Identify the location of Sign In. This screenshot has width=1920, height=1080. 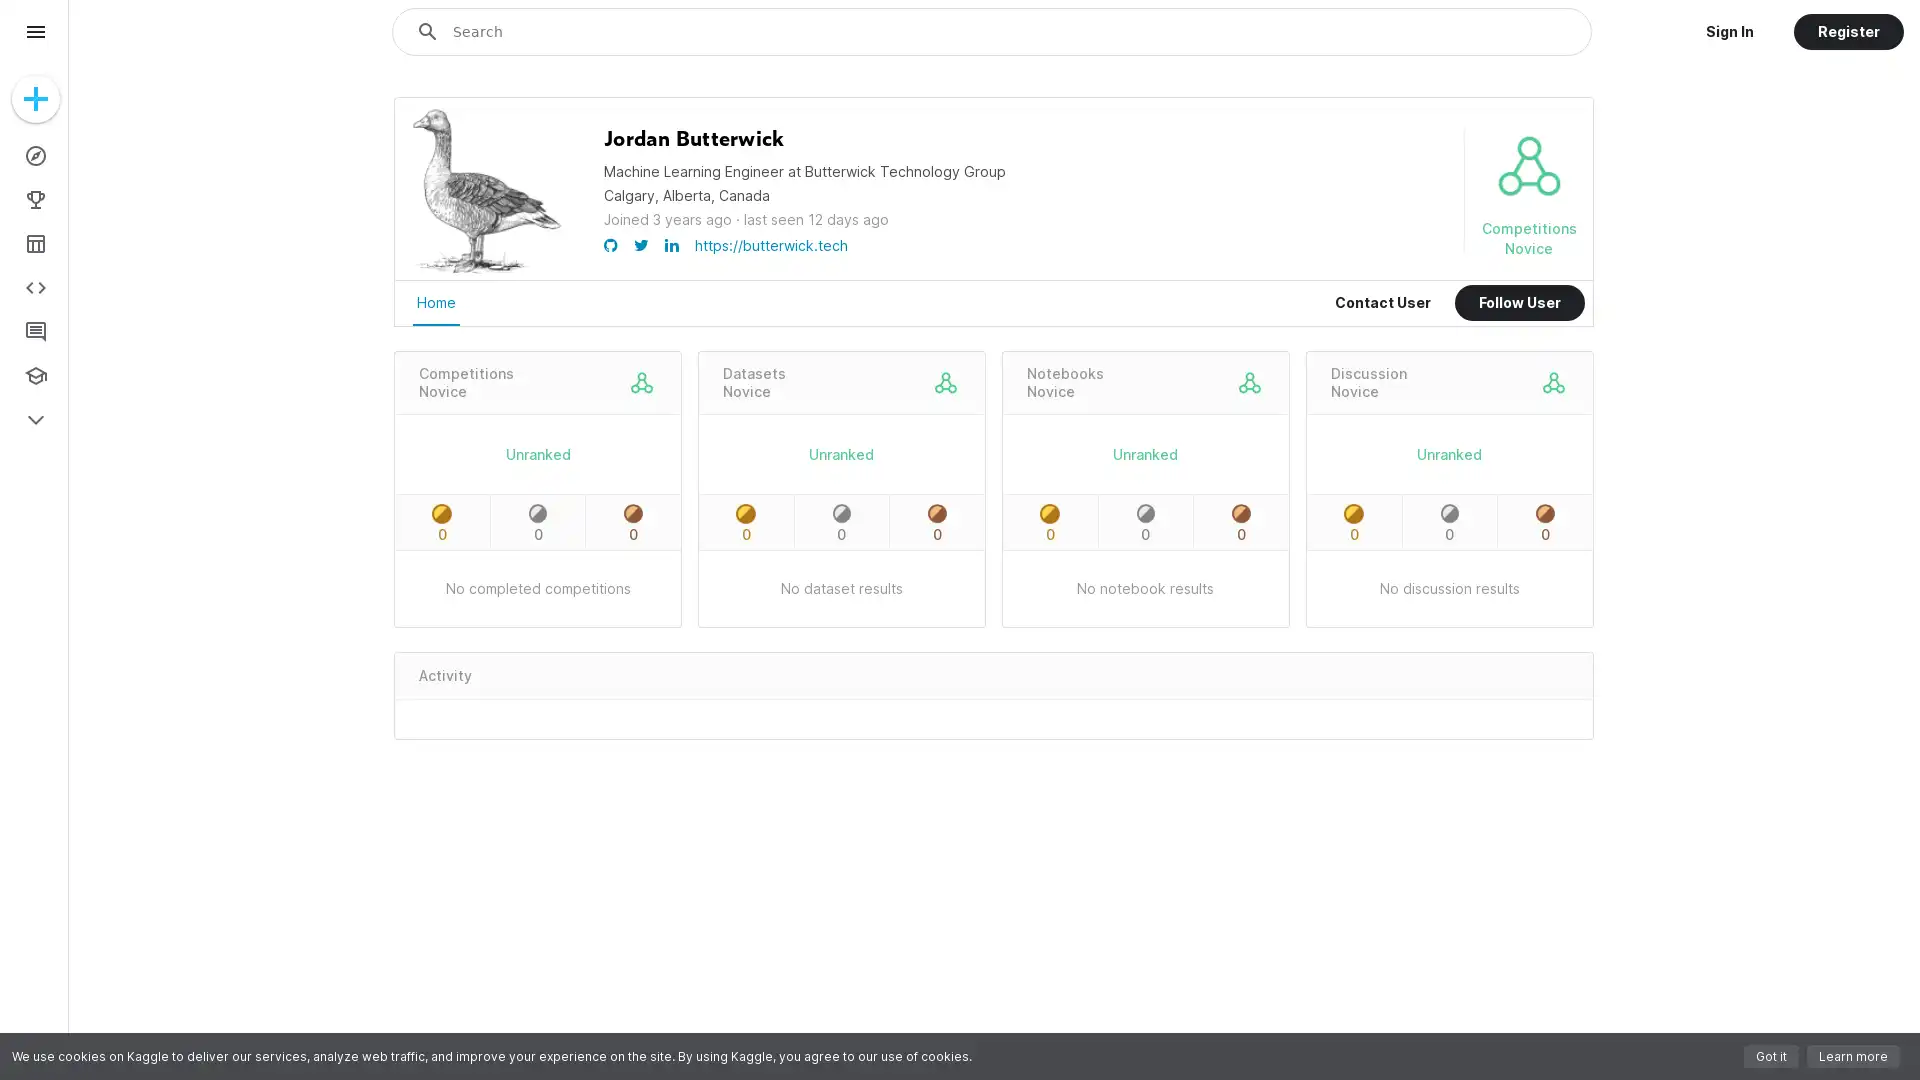
(1728, 31).